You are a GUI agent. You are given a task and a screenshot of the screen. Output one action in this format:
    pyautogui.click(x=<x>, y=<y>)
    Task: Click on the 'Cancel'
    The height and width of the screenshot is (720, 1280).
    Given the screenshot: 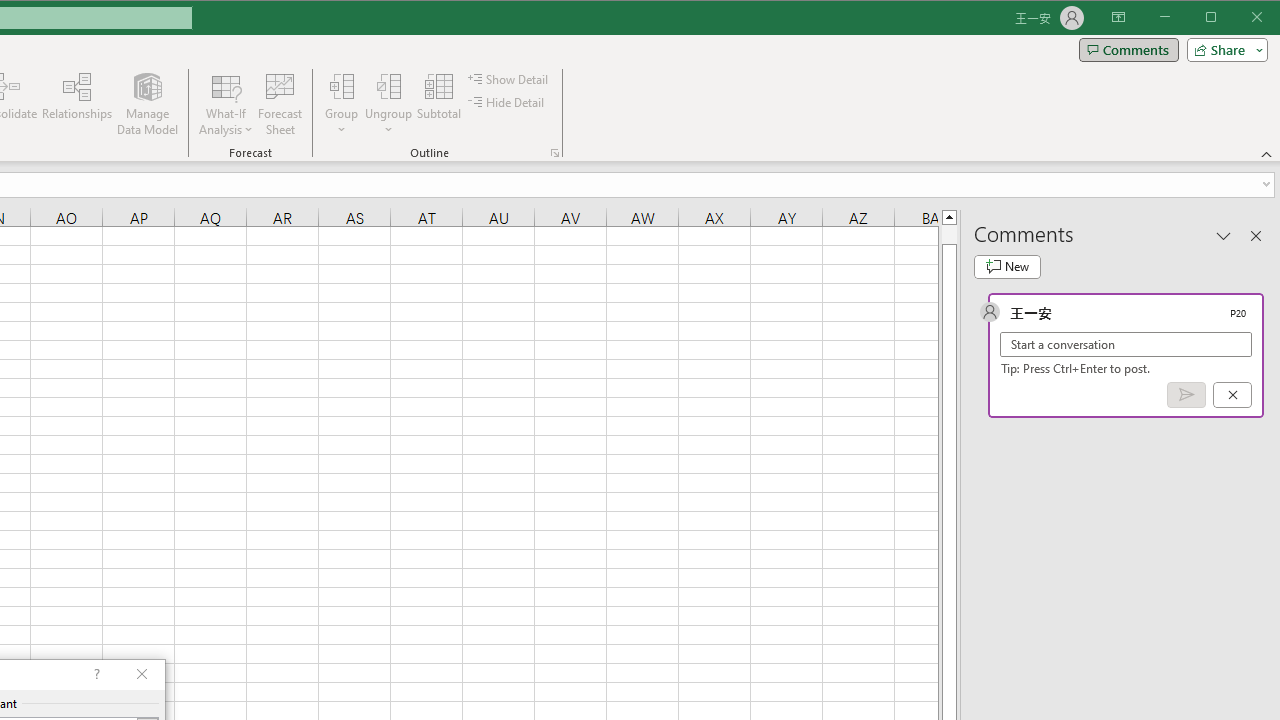 What is the action you would take?
    pyautogui.click(x=1231, y=395)
    